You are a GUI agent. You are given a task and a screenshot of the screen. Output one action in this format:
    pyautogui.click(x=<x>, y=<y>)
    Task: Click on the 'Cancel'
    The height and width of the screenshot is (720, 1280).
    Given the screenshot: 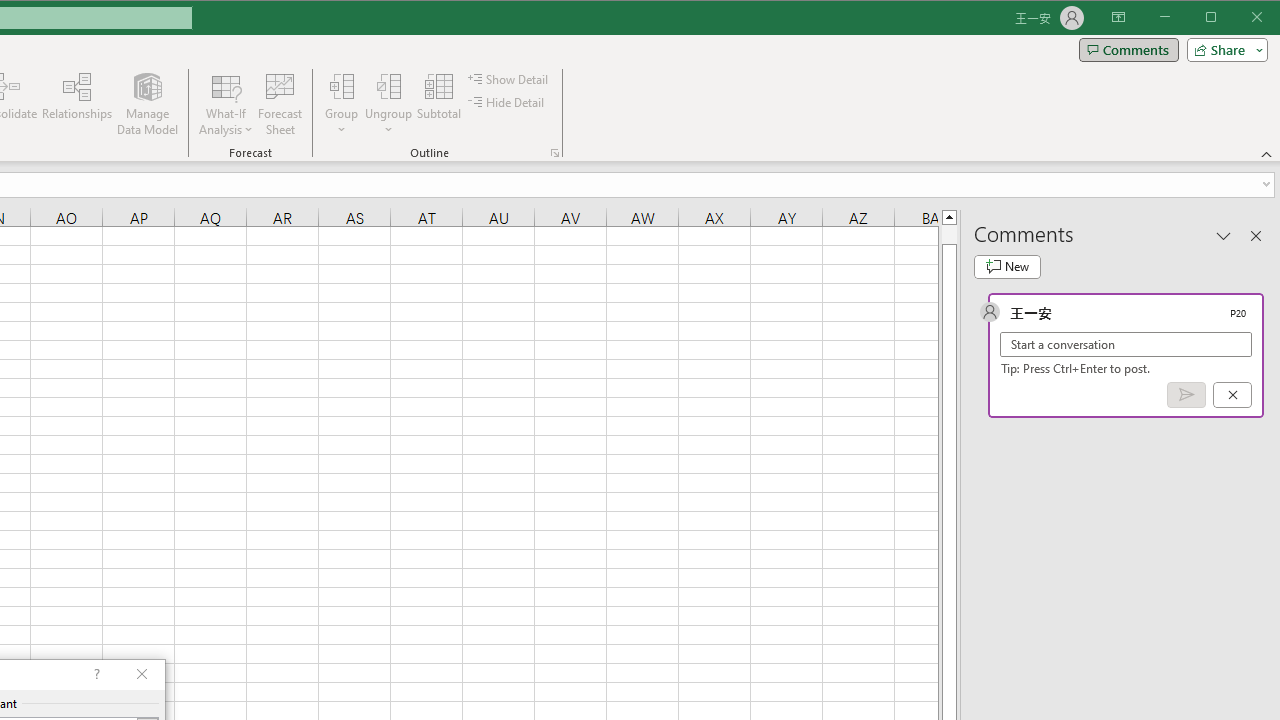 What is the action you would take?
    pyautogui.click(x=1231, y=395)
    